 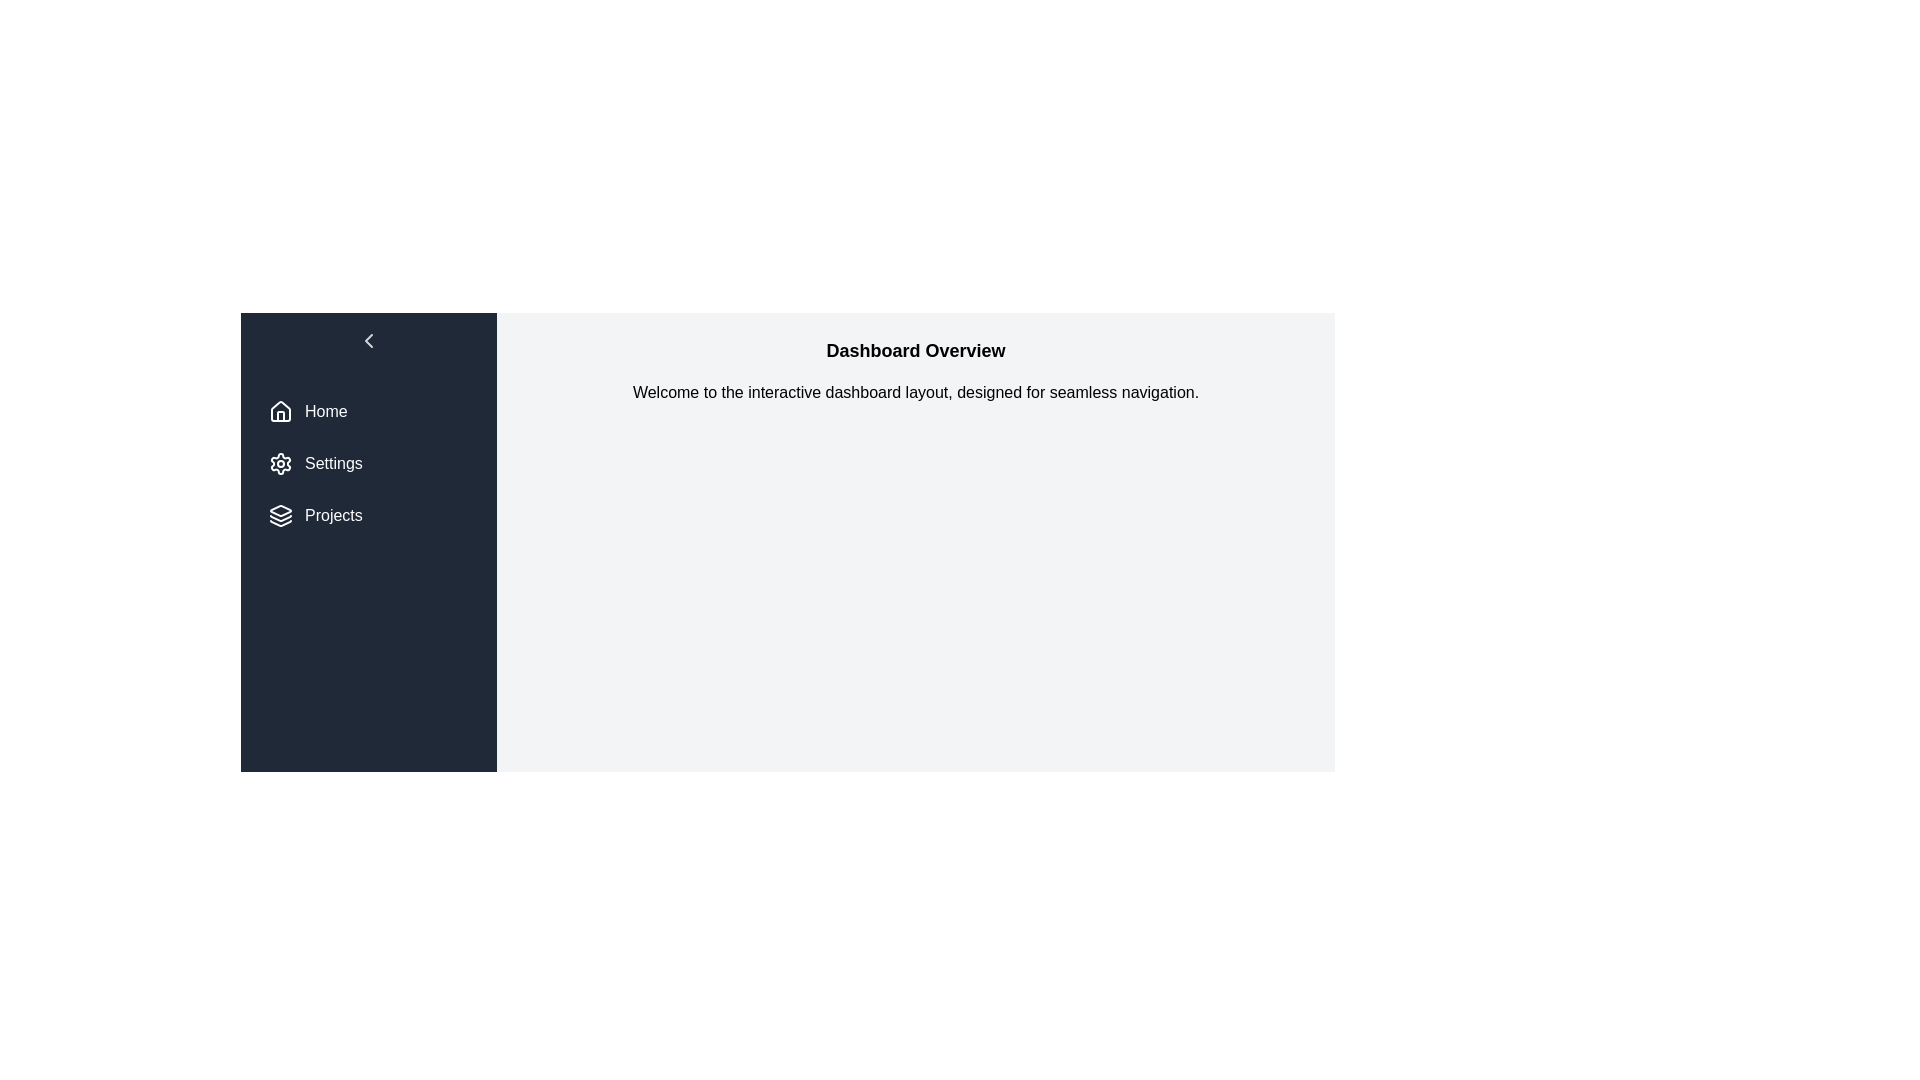 What do you see at coordinates (333, 515) in the screenshot?
I see `the 'Projects' text label in the sidebar navigation menu, which displays the word 'Projects' in white on a dark background and is aligned with an icon of layered elements` at bounding box center [333, 515].